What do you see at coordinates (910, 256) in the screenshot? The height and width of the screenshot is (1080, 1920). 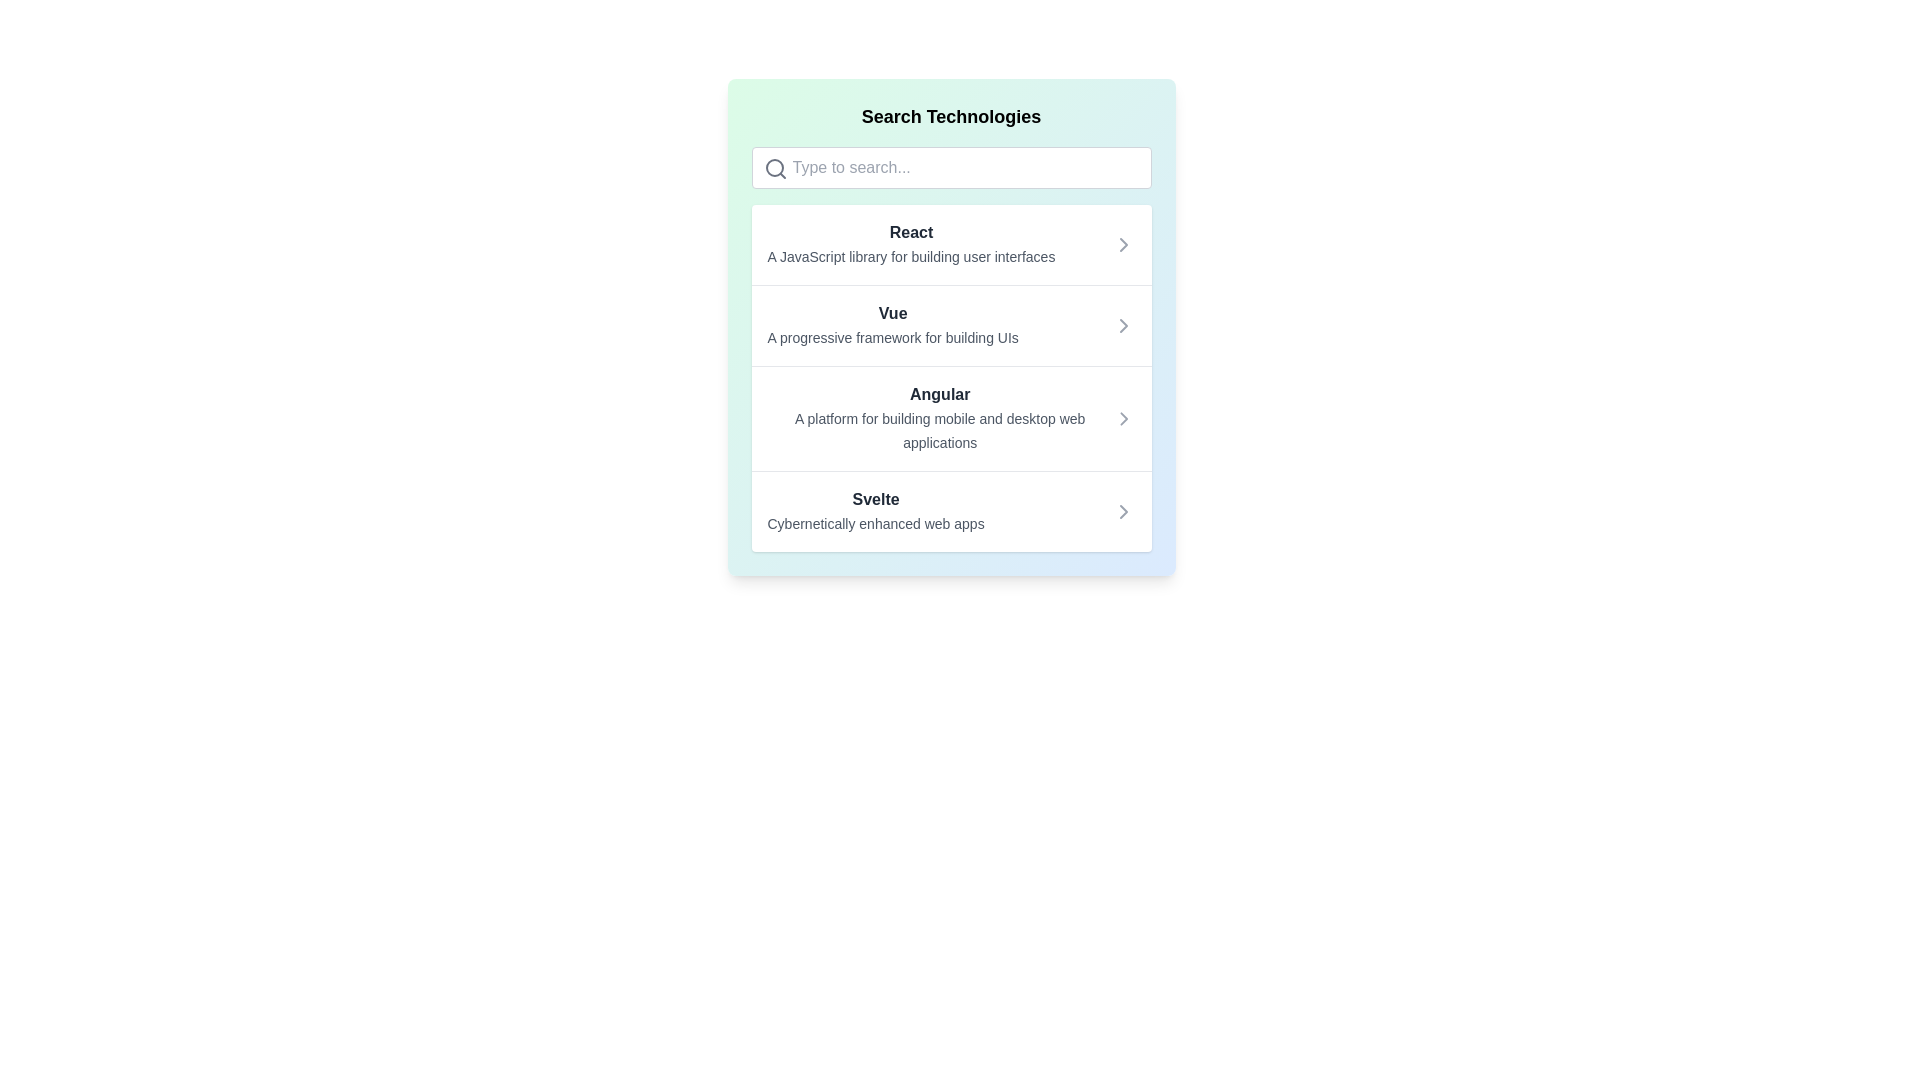 I see `text of the Label located in the second line of the first entry under the 'React' title in the 'Search Technologies' interface` at bounding box center [910, 256].